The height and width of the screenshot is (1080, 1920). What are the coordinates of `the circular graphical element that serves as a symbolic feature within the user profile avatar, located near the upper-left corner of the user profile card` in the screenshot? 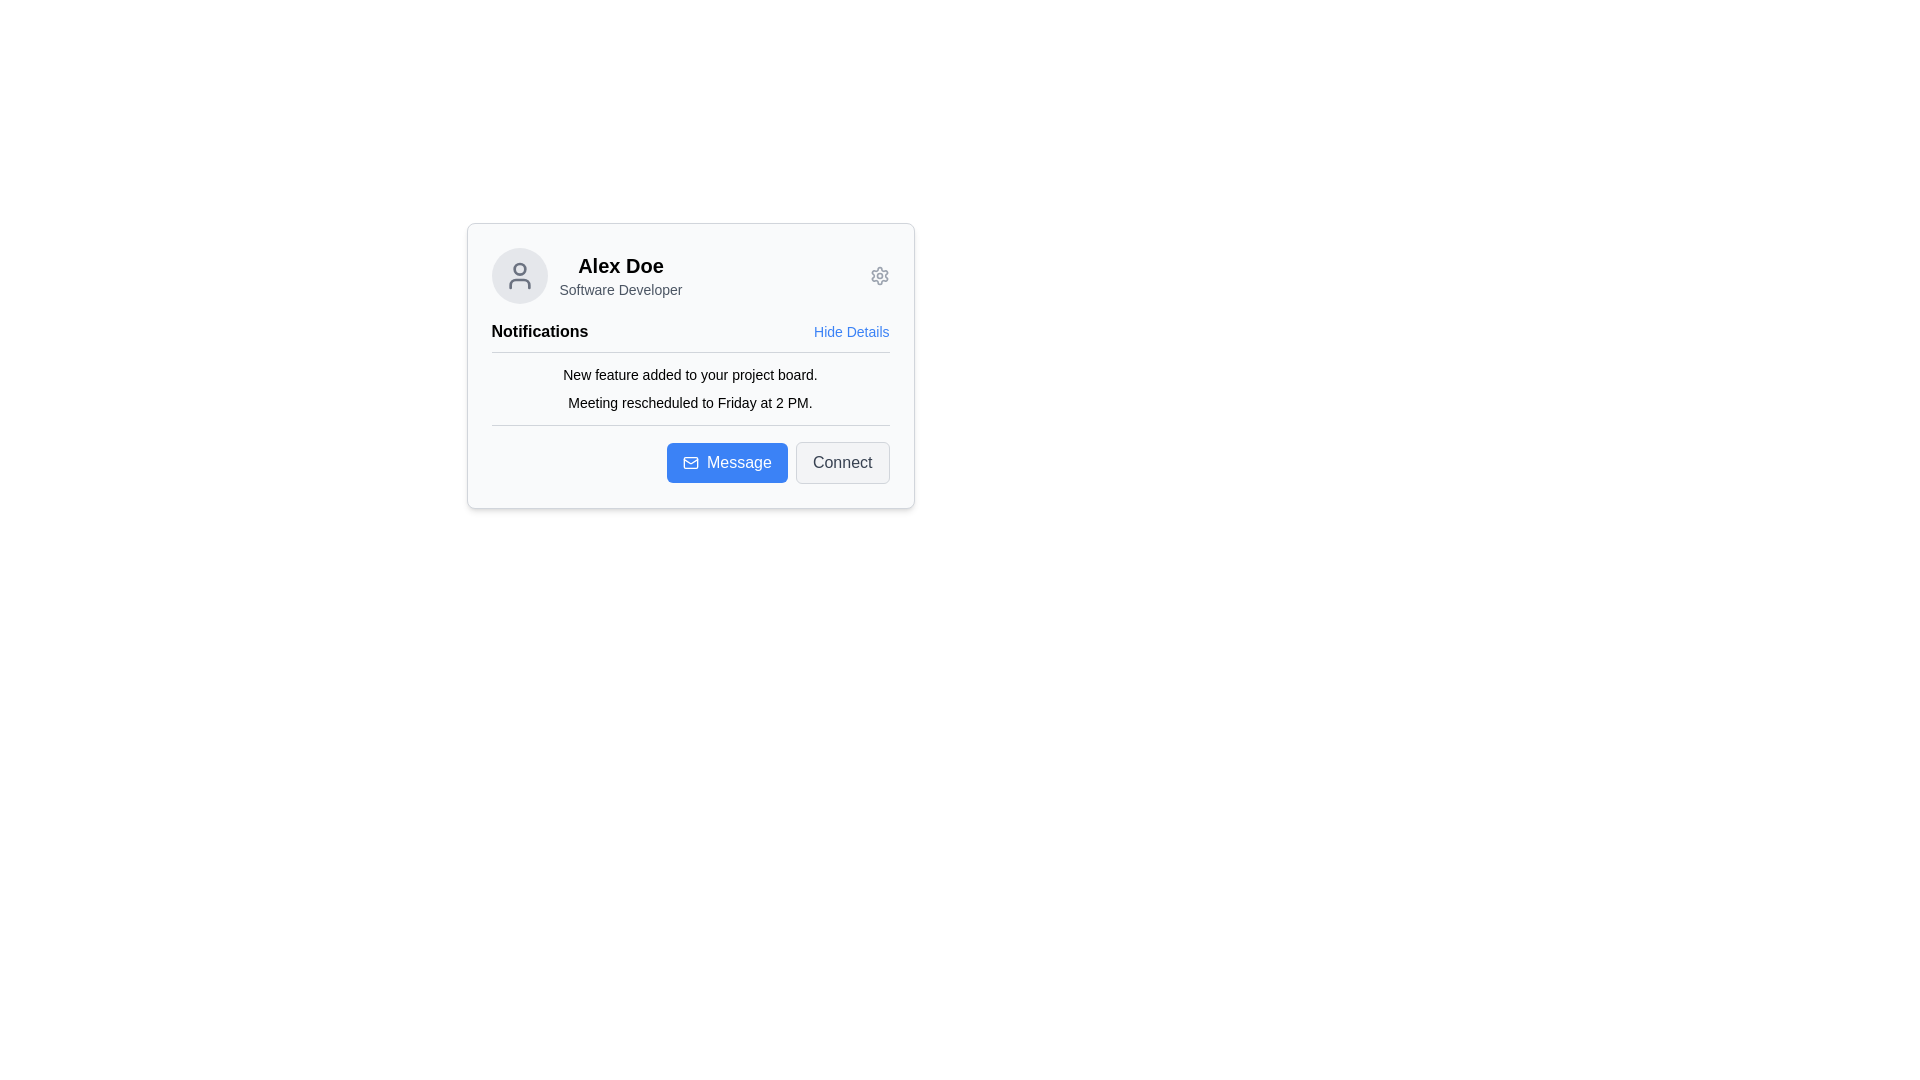 It's located at (519, 268).